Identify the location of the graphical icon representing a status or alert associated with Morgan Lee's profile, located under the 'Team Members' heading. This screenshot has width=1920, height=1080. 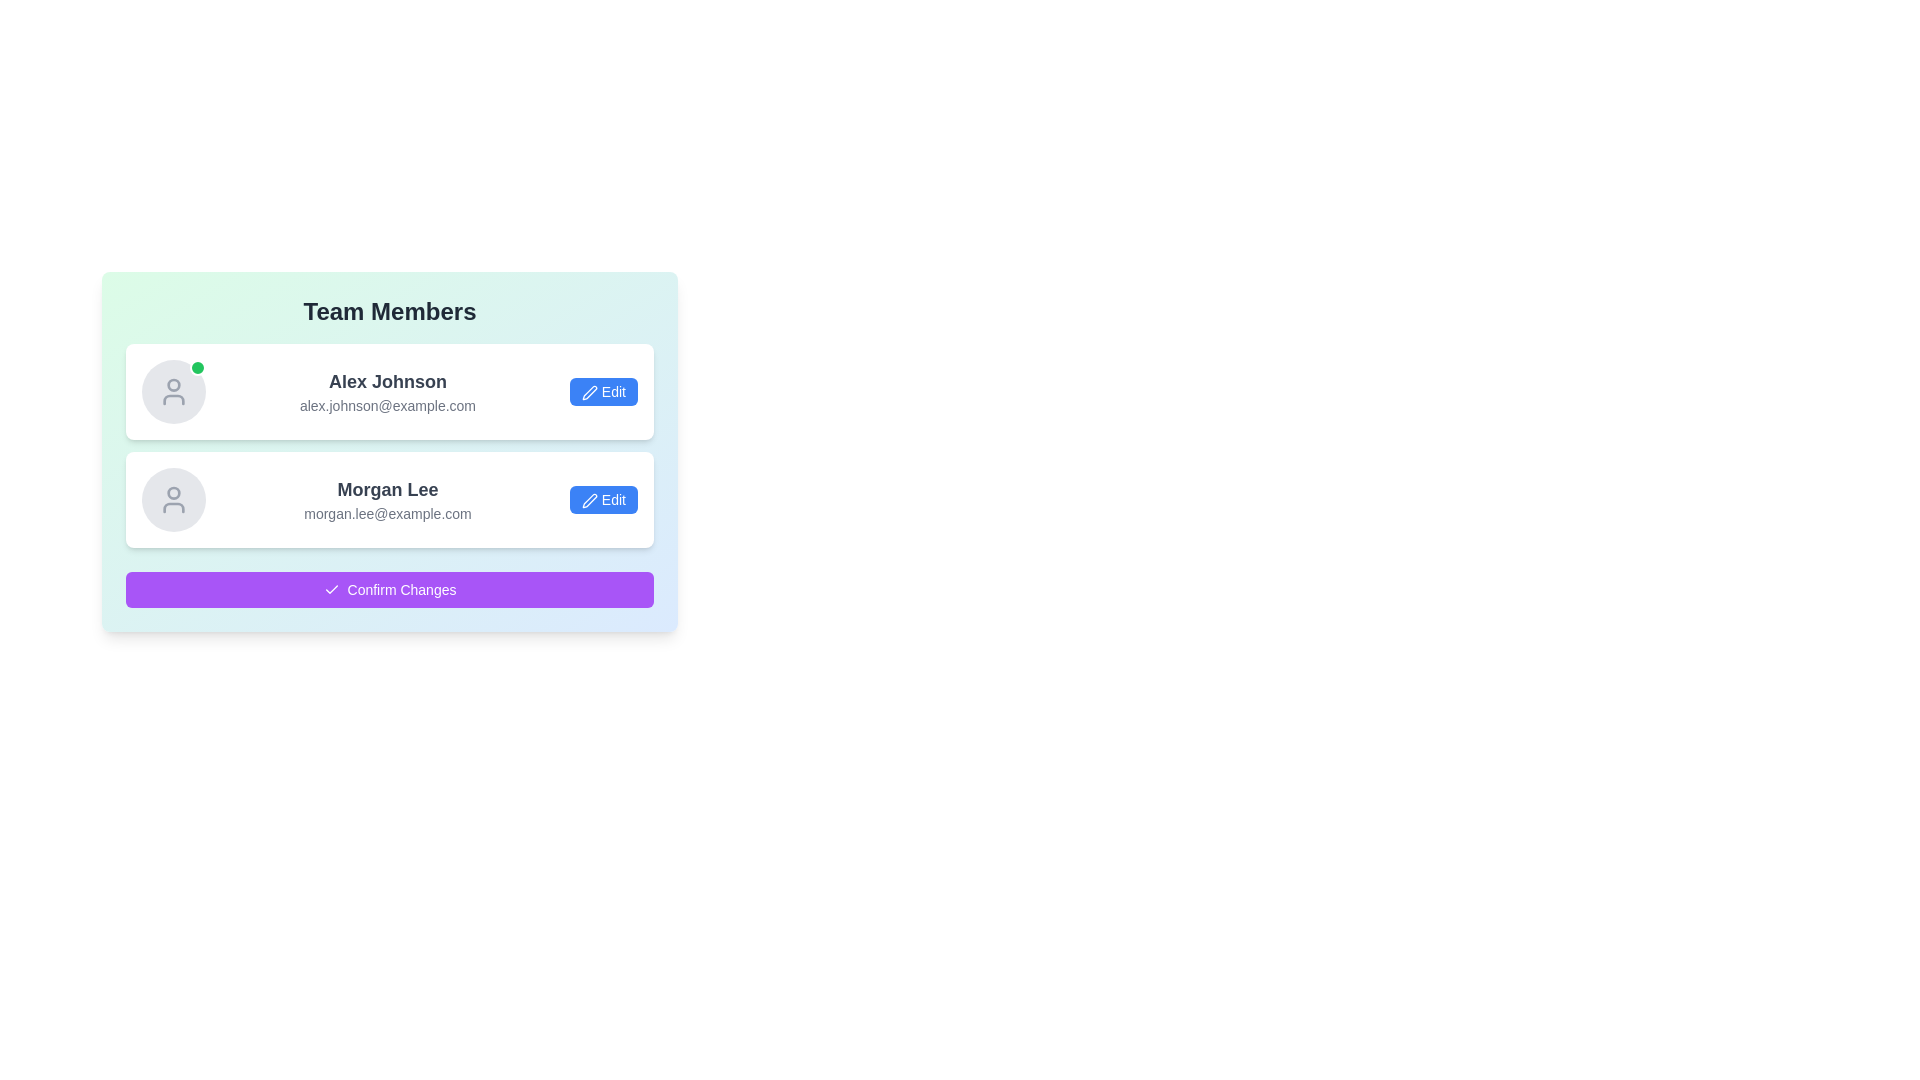
(173, 493).